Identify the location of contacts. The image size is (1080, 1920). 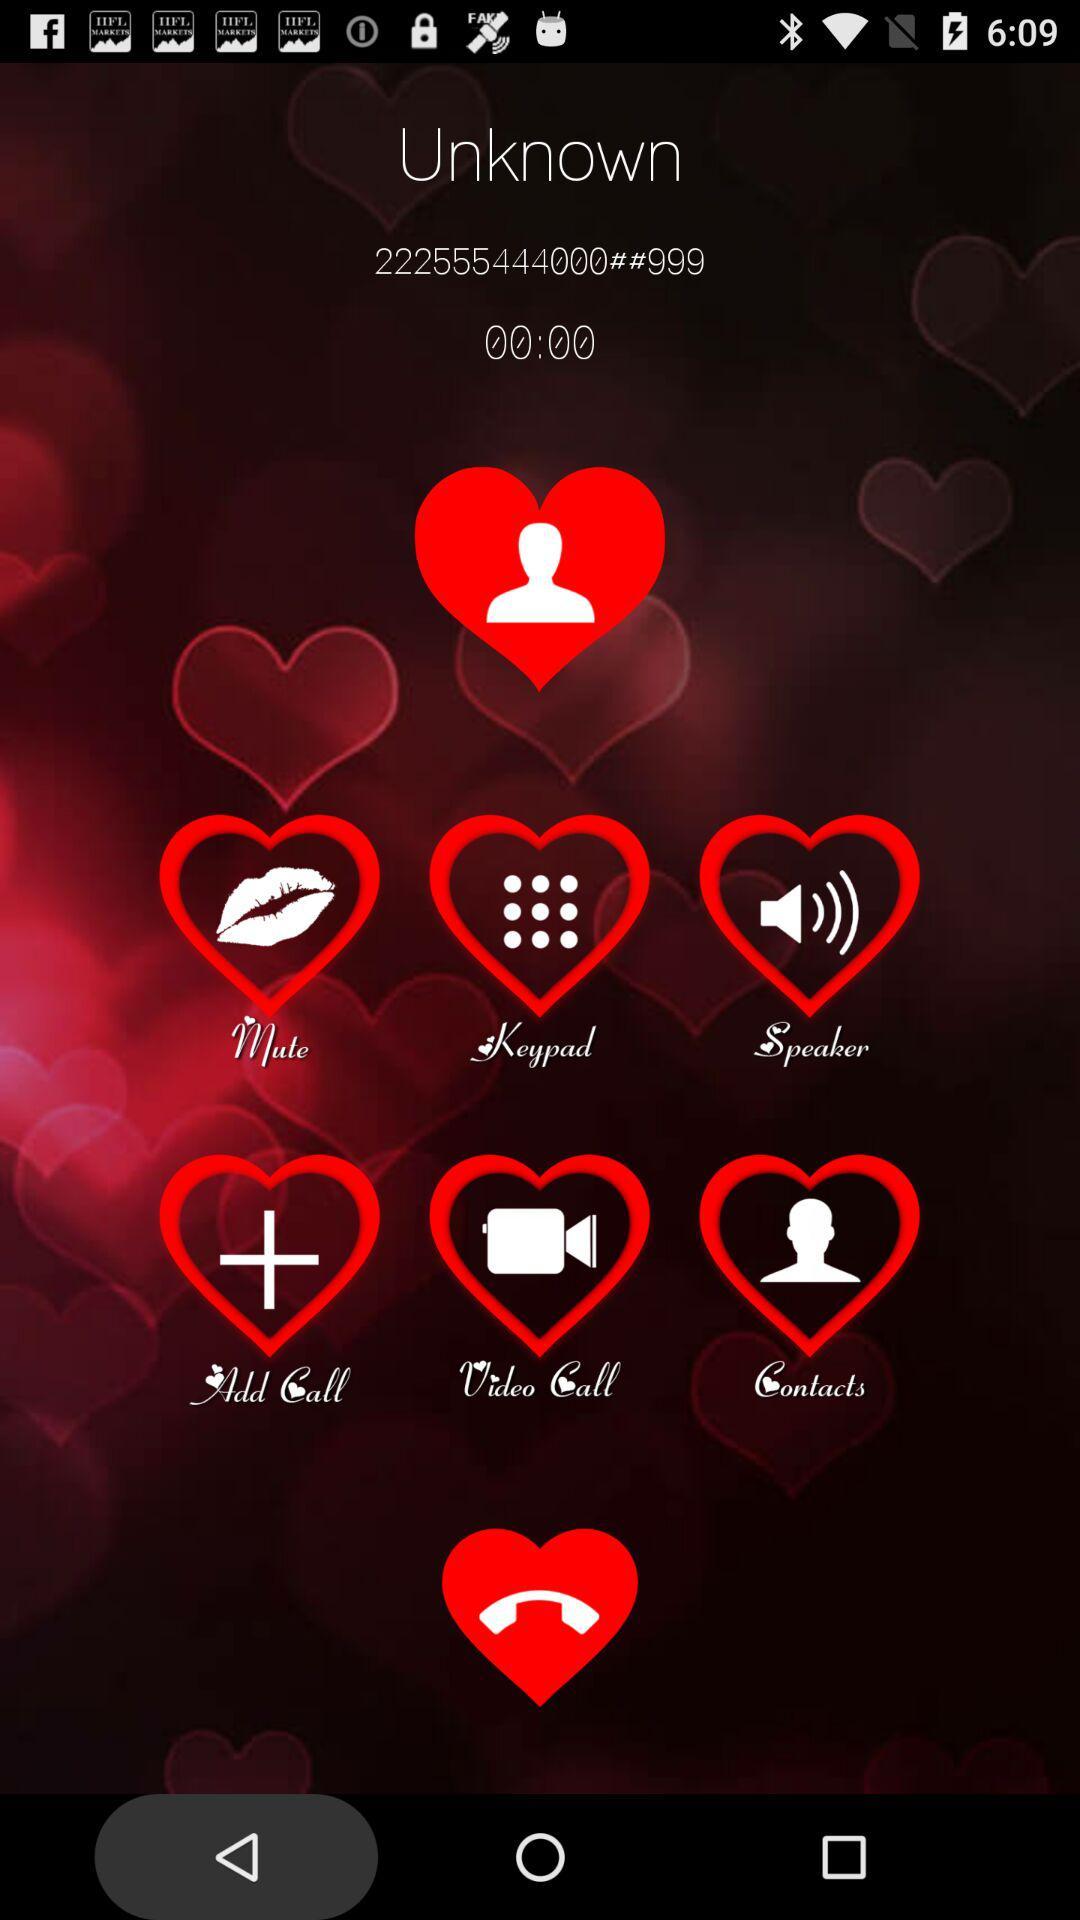
(810, 1276).